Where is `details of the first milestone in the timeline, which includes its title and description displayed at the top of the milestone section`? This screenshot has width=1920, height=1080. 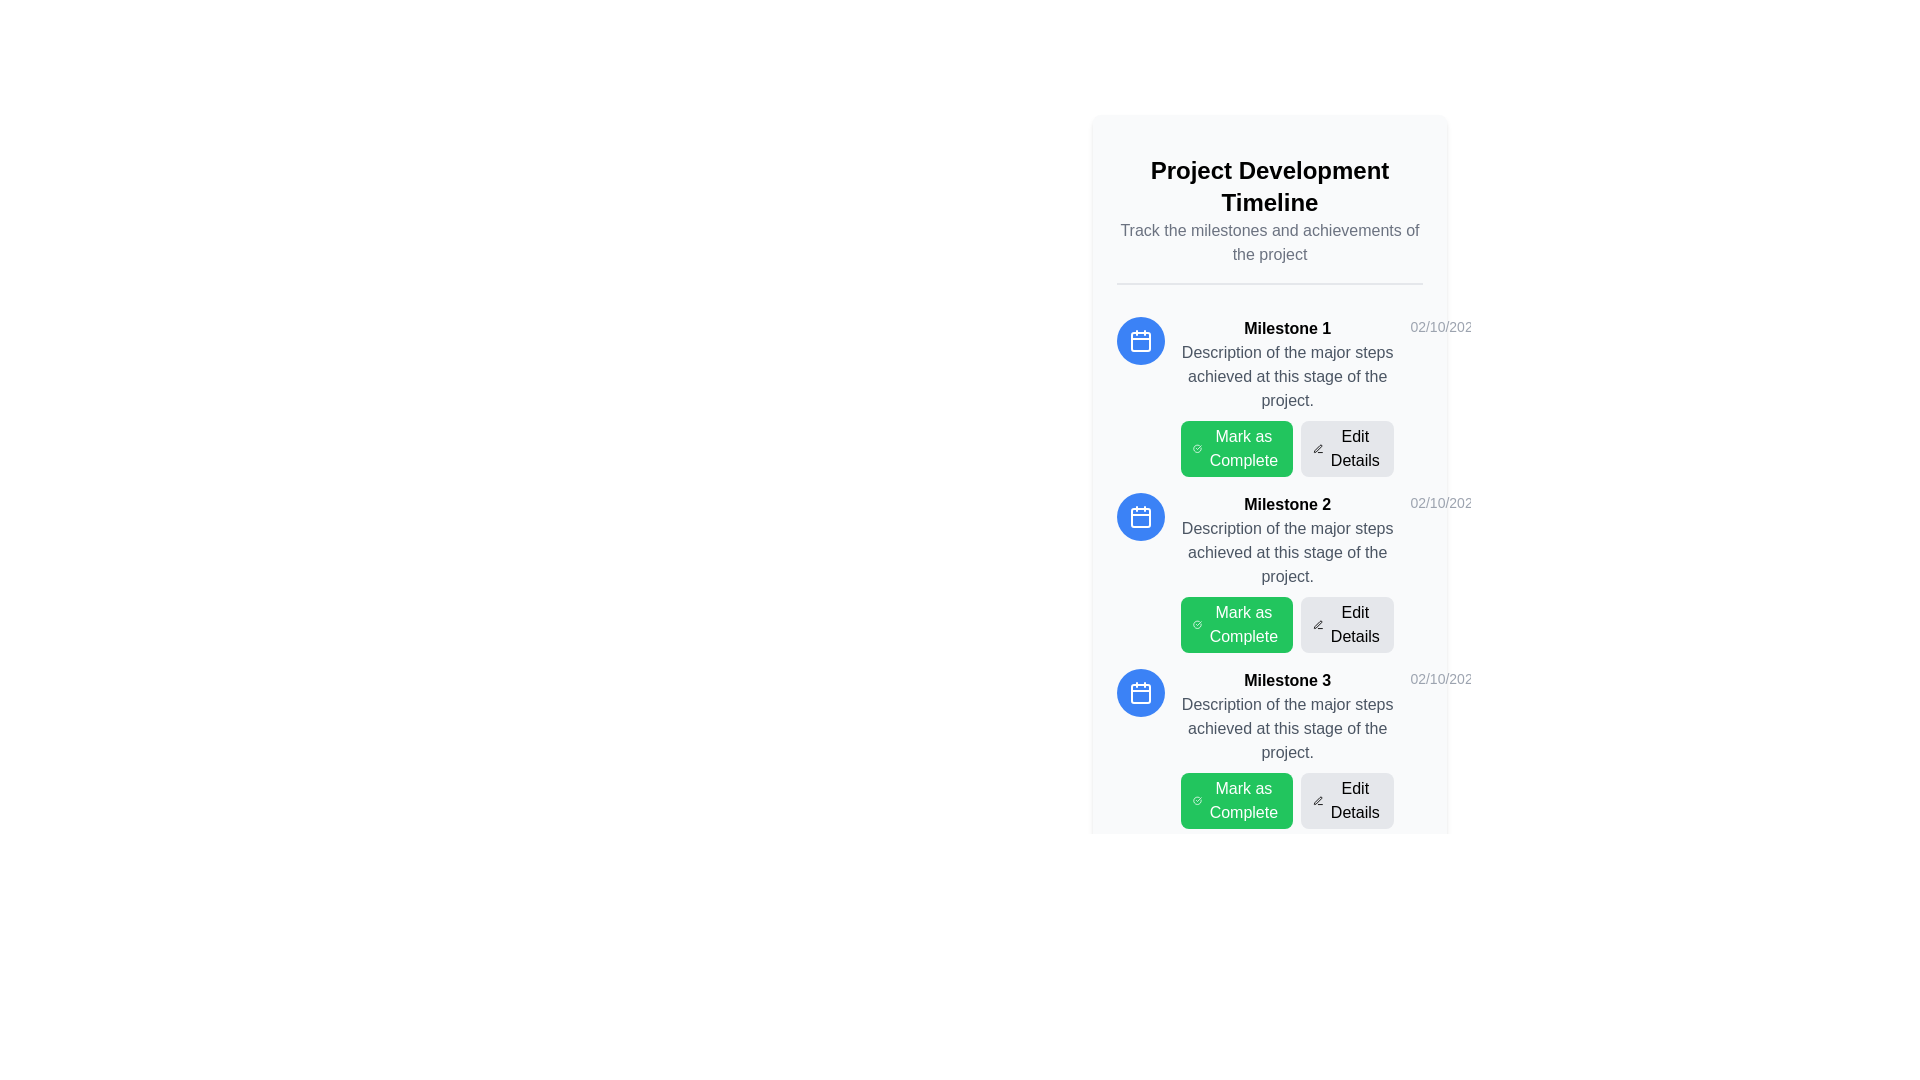
details of the first milestone in the timeline, which includes its title and description displayed at the top of the milestone section is located at coordinates (1287, 397).